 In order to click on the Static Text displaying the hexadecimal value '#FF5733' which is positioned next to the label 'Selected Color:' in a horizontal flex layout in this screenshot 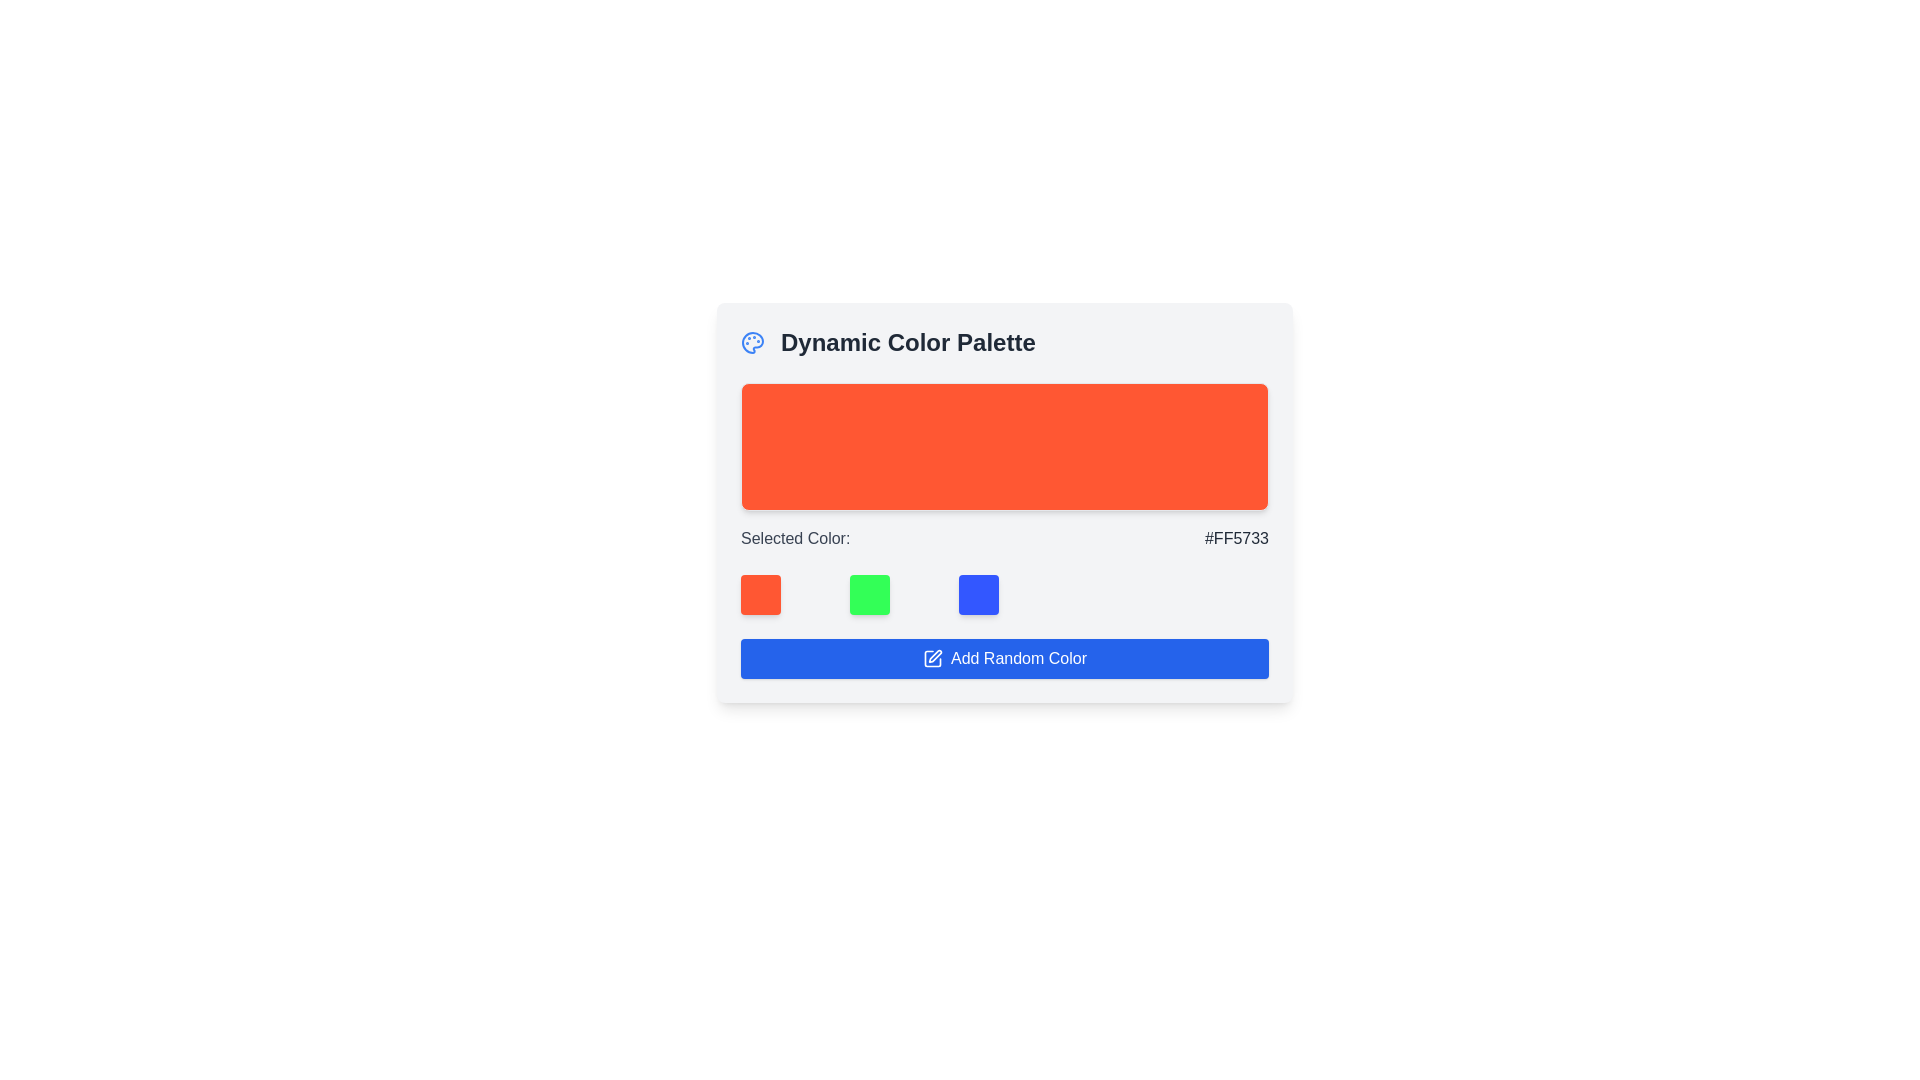, I will do `click(1236, 538)`.